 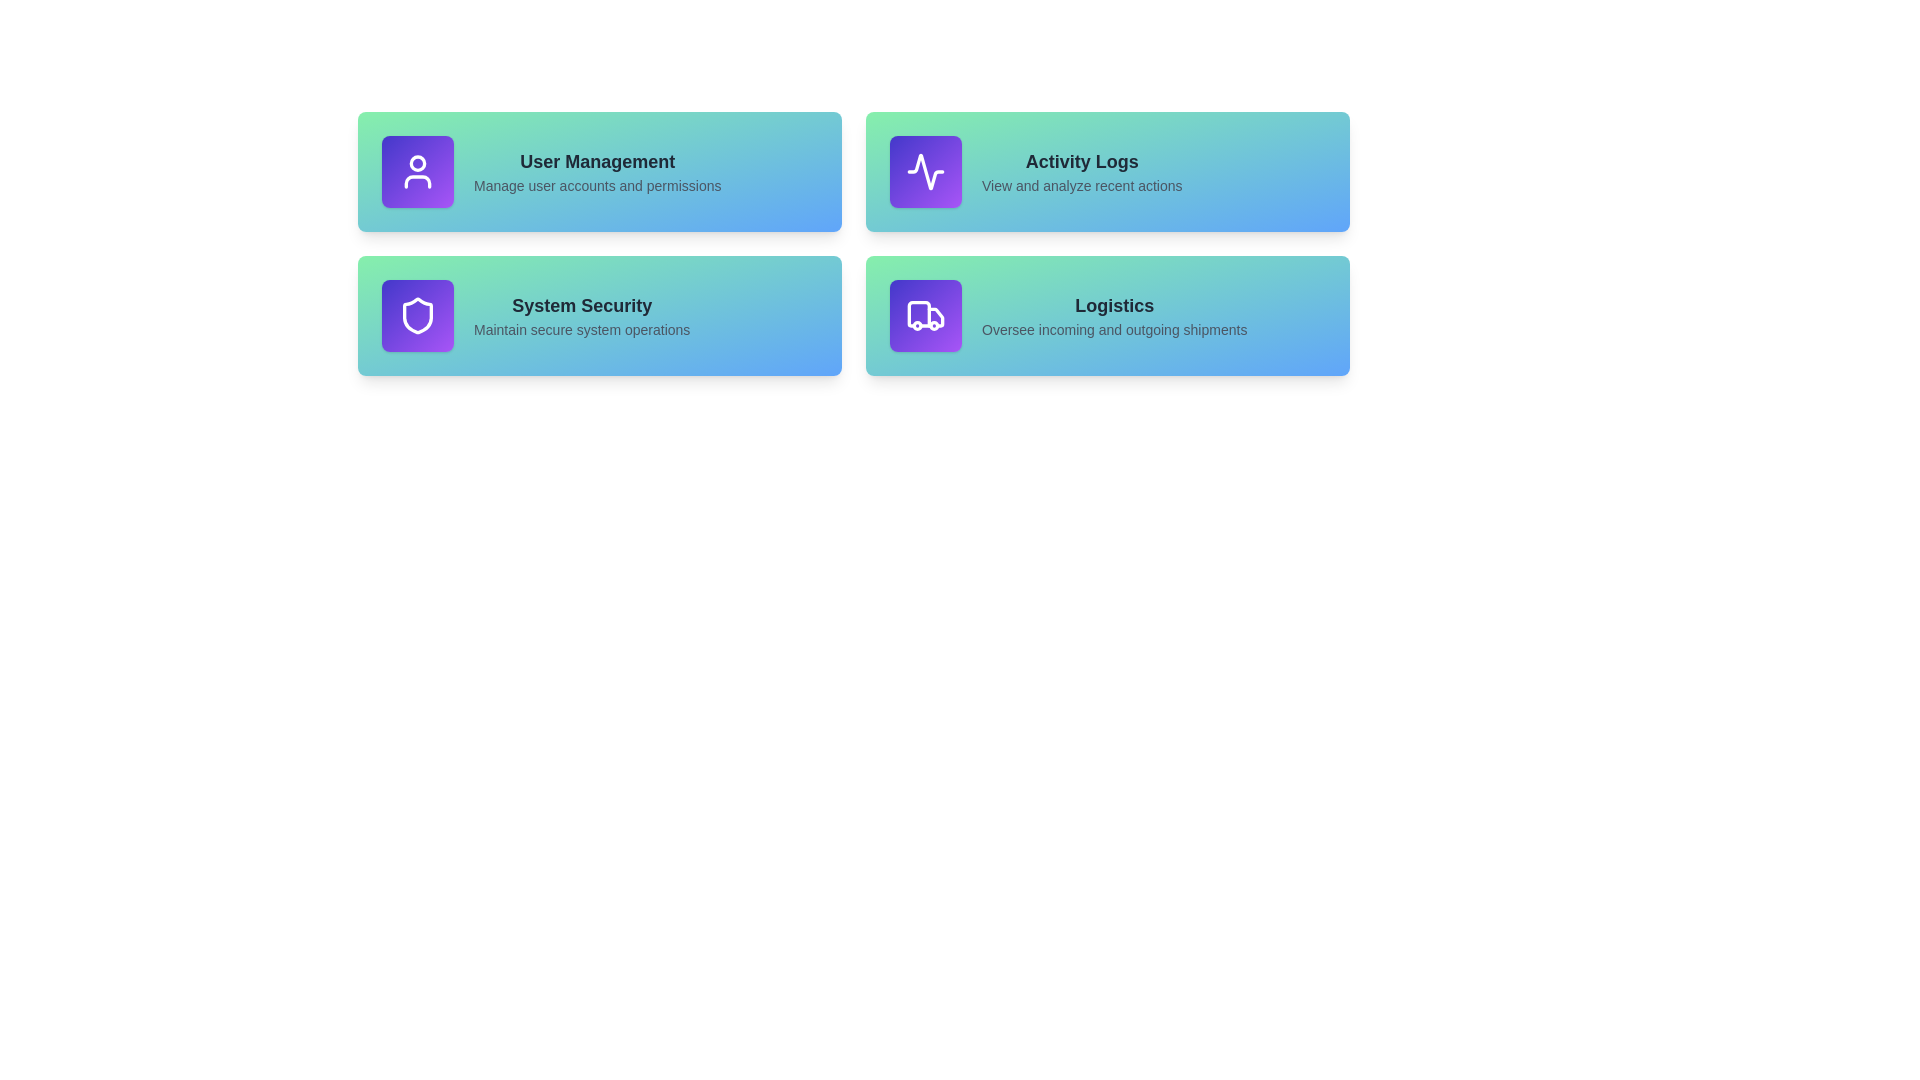 I want to click on the section corresponding to Logistics, so click(x=1107, y=315).